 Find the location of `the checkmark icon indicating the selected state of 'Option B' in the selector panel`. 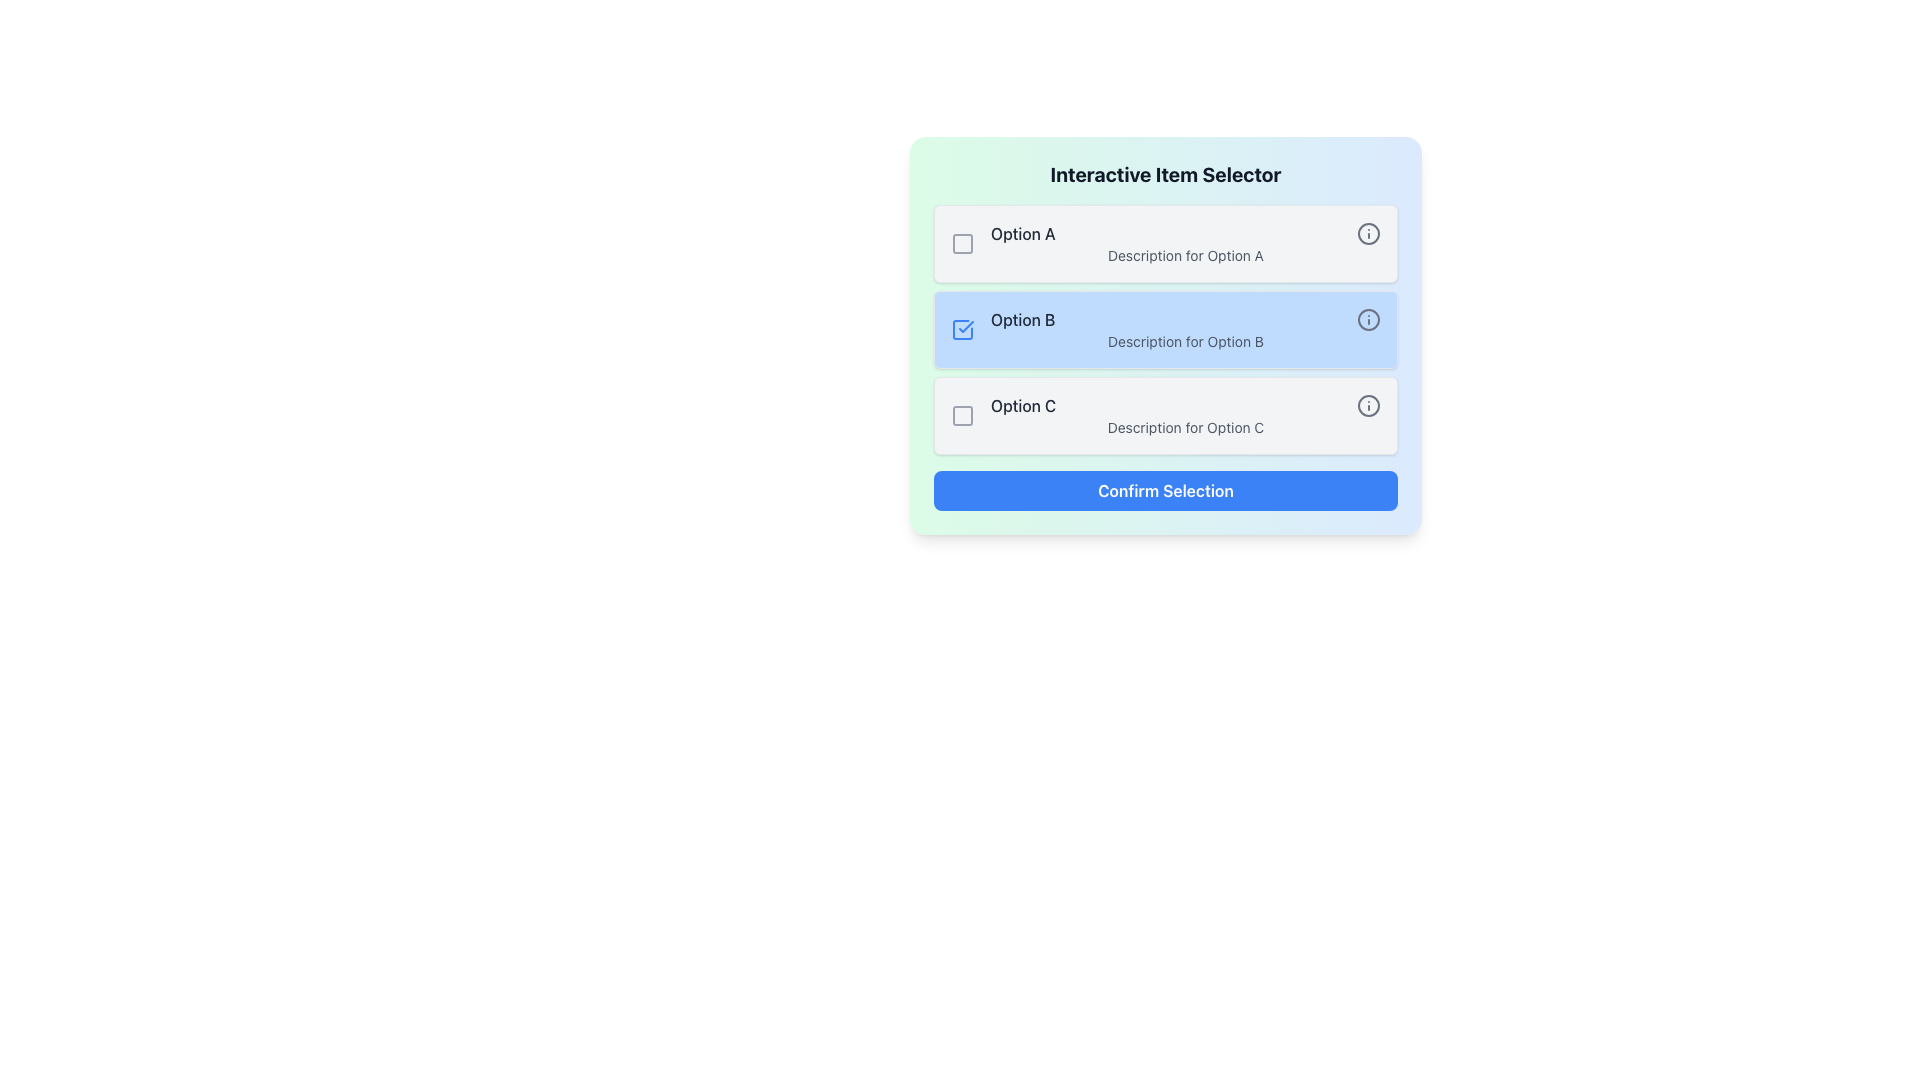

the checkmark icon indicating the selected state of 'Option B' in the selector panel is located at coordinates (966, 326).